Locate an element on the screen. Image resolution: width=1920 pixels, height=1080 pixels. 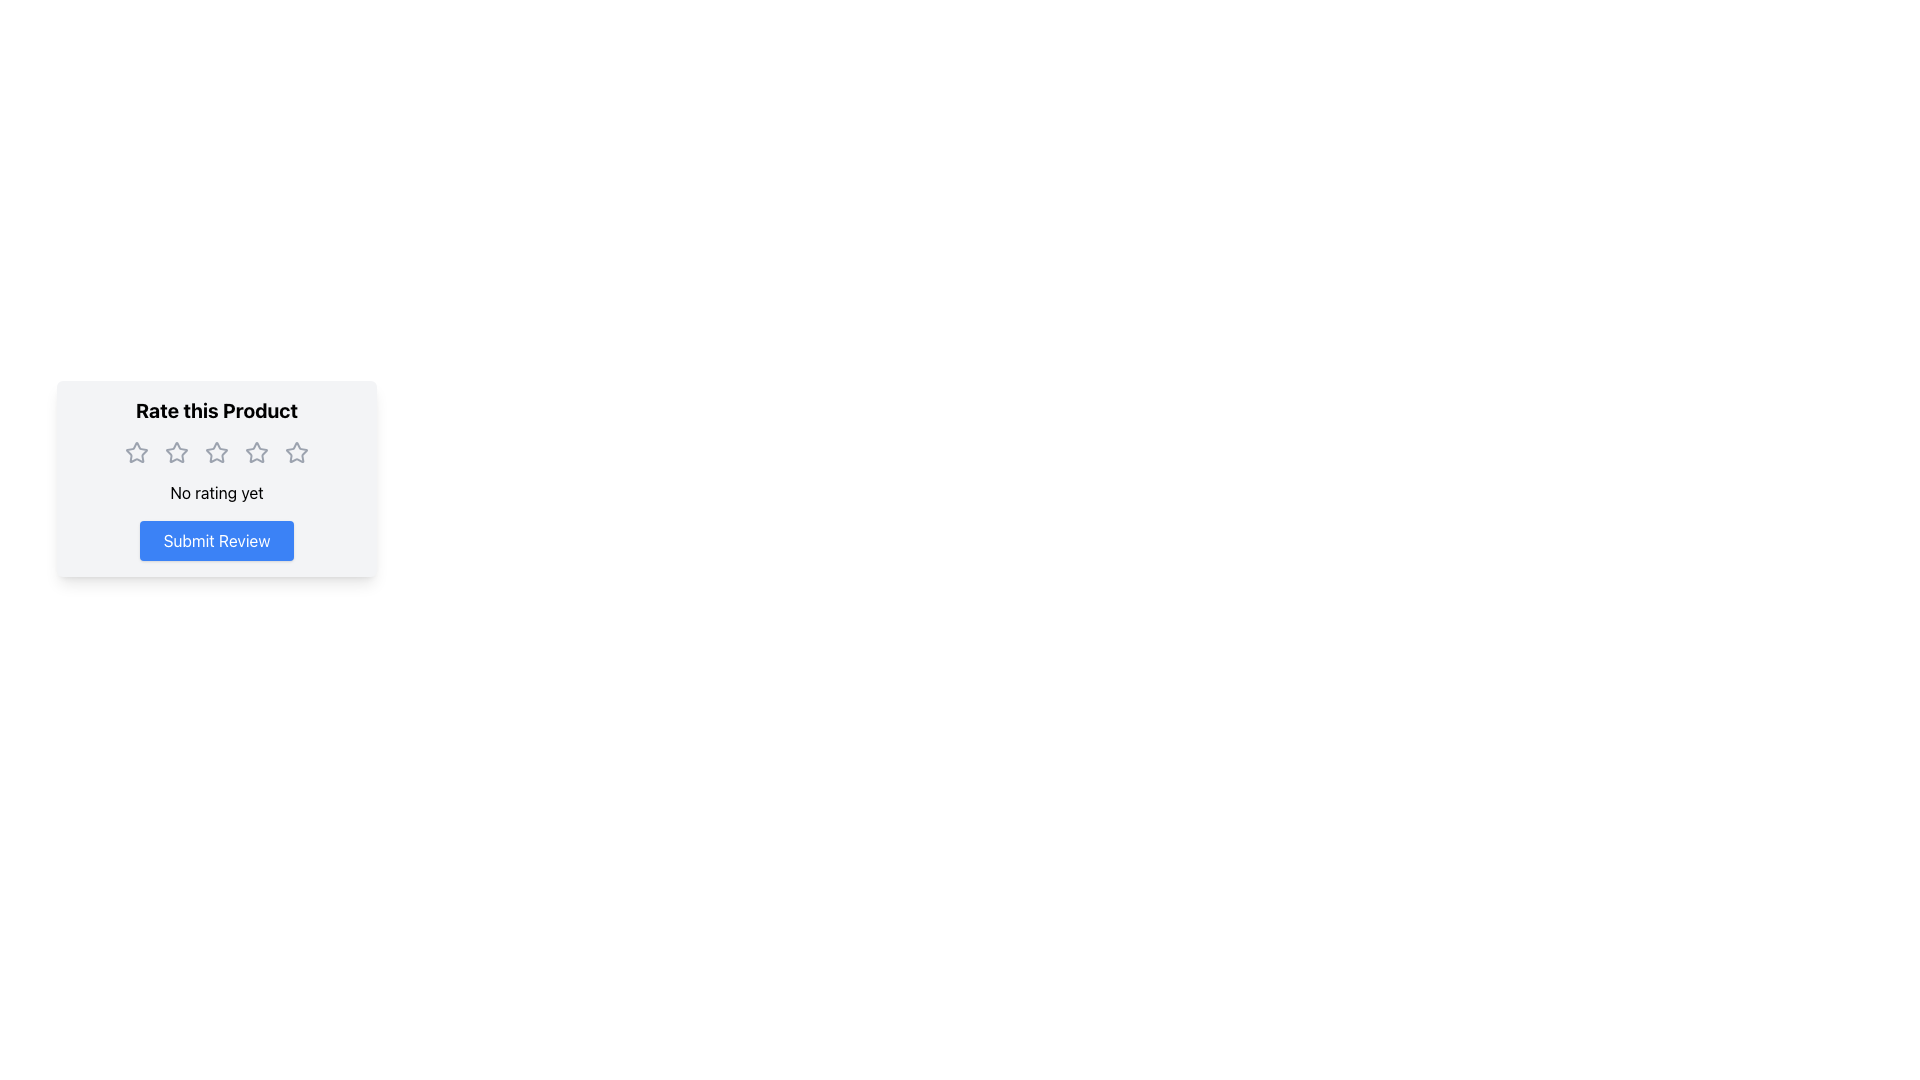
the 'Submit Review' button, which has a blue background and white text, located at the bottom of the modal-like card is located at coordinates (216, 540).